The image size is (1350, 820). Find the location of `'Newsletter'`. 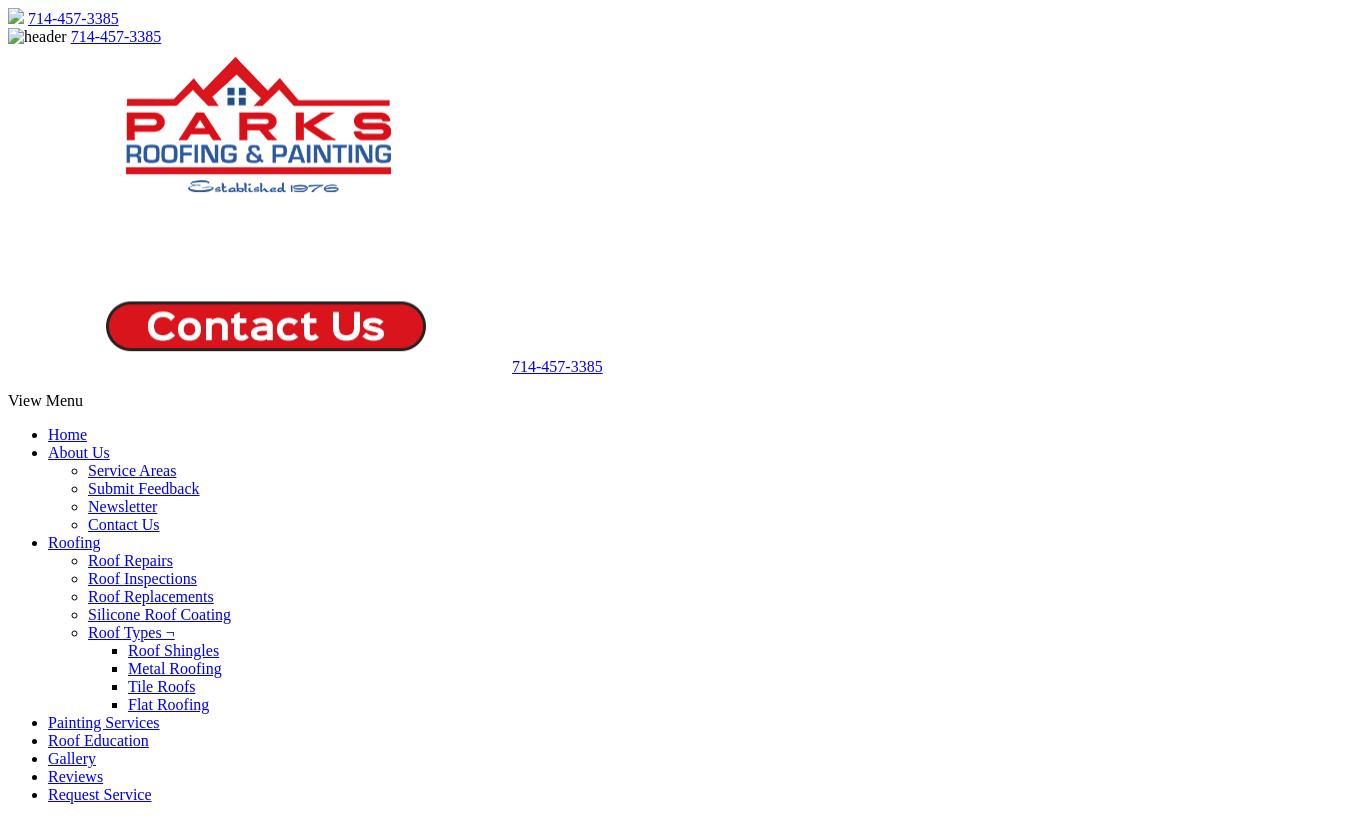

'Newsletter' is located at coordinates (122, 506).